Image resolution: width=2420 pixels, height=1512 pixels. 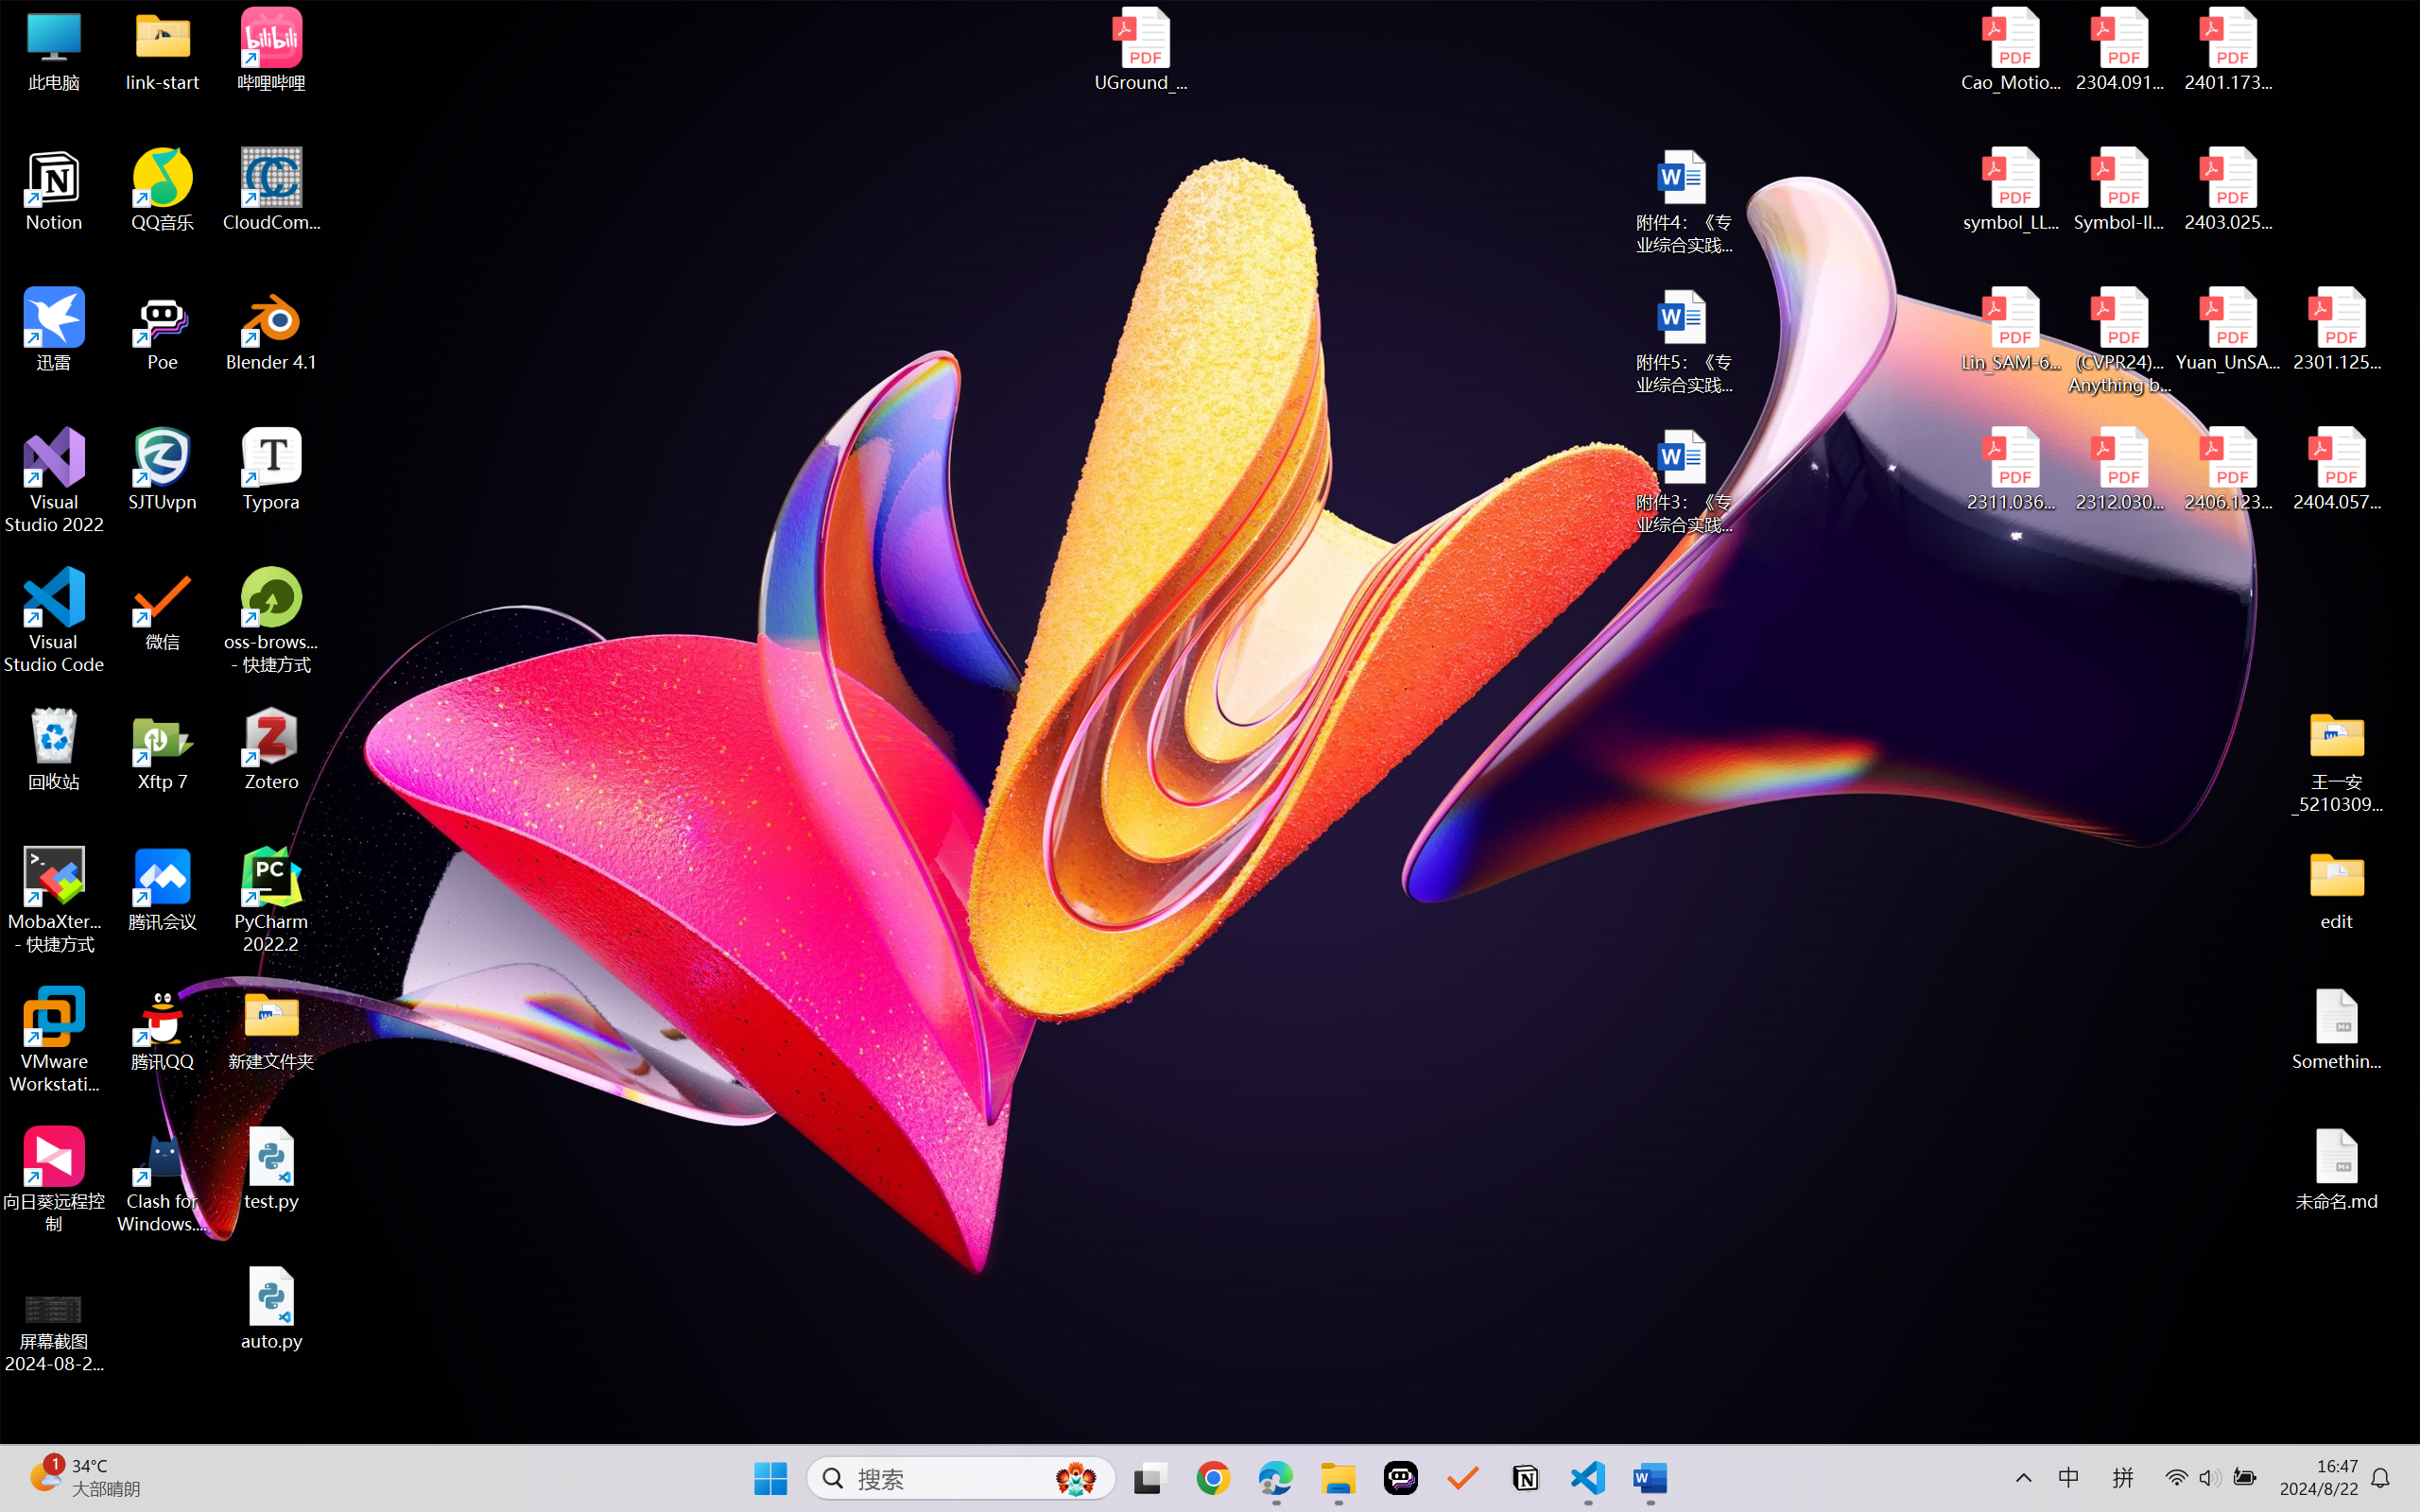 I want to click on 'Class: NetUIScrollBar', so click(x=2407, y=831).